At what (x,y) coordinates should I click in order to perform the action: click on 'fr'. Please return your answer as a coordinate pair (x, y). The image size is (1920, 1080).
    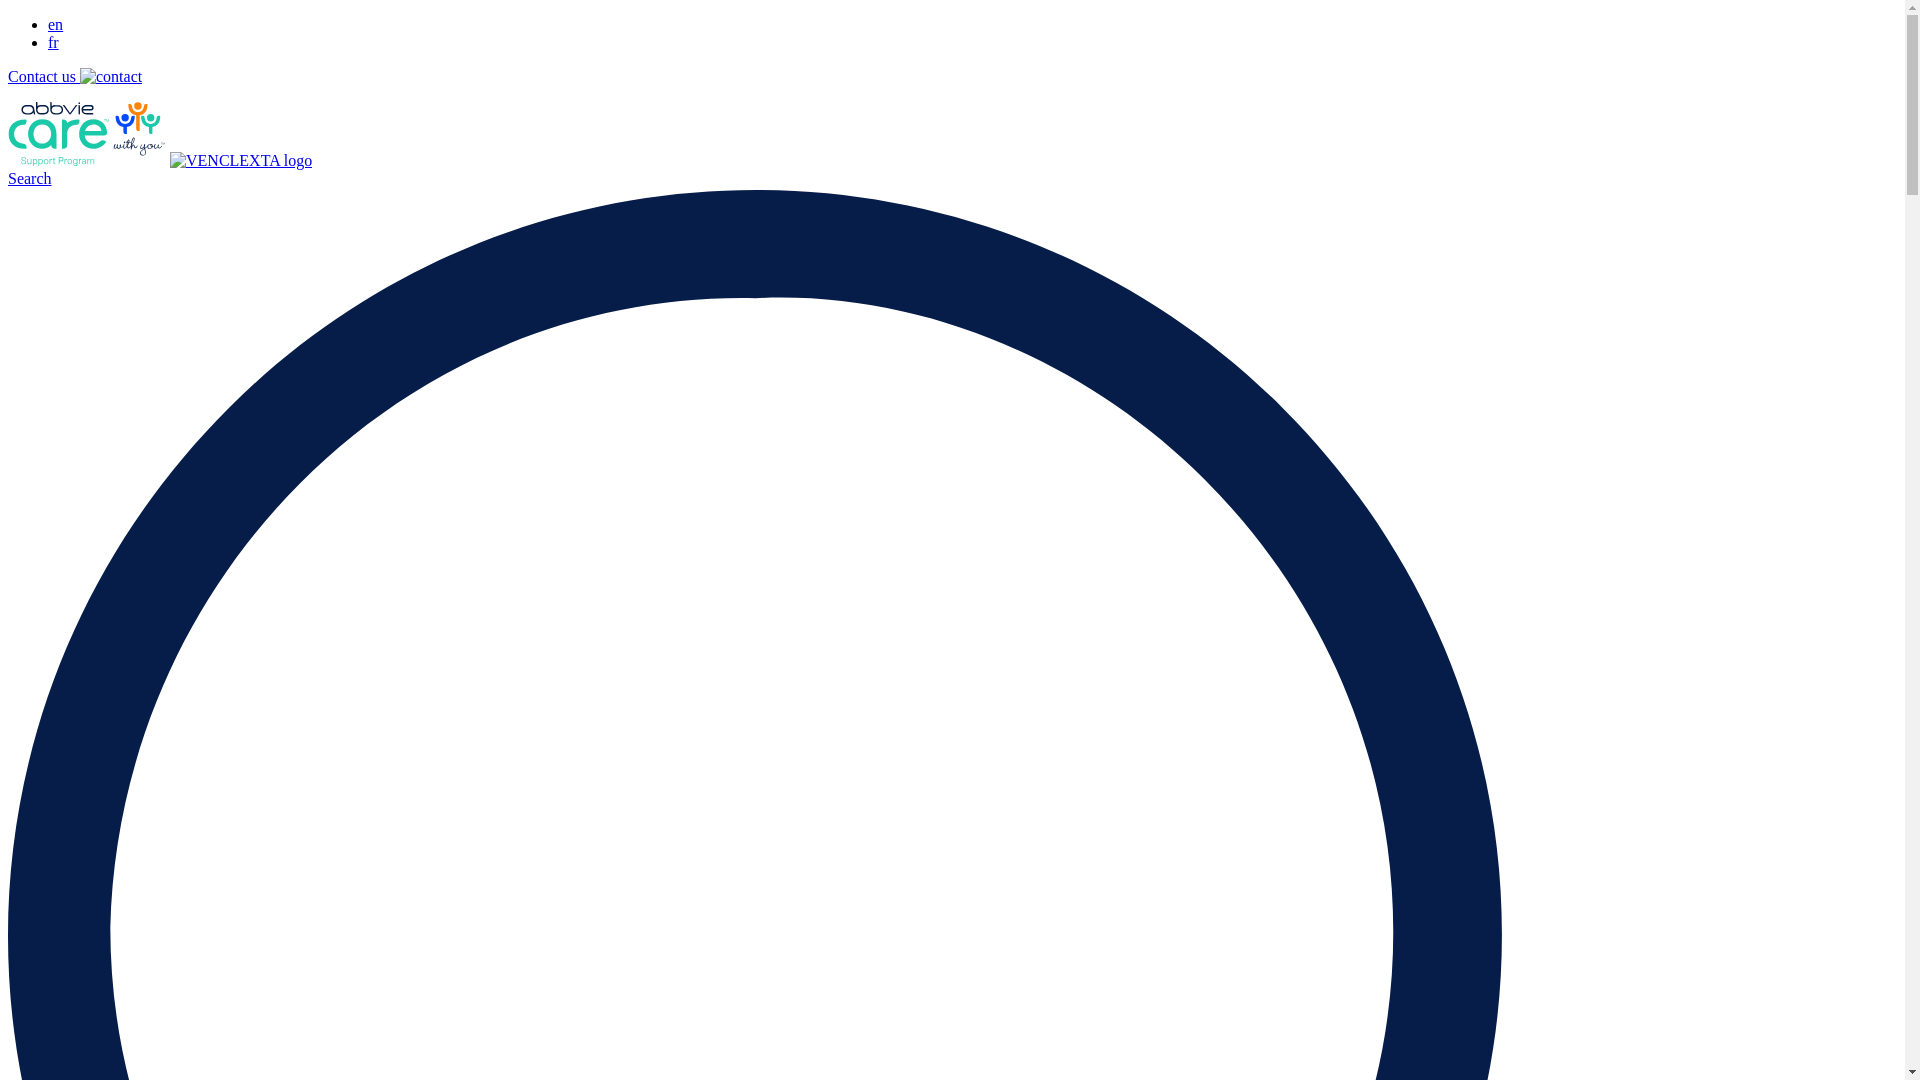
    Looking at the image, I should click on (53, 42).